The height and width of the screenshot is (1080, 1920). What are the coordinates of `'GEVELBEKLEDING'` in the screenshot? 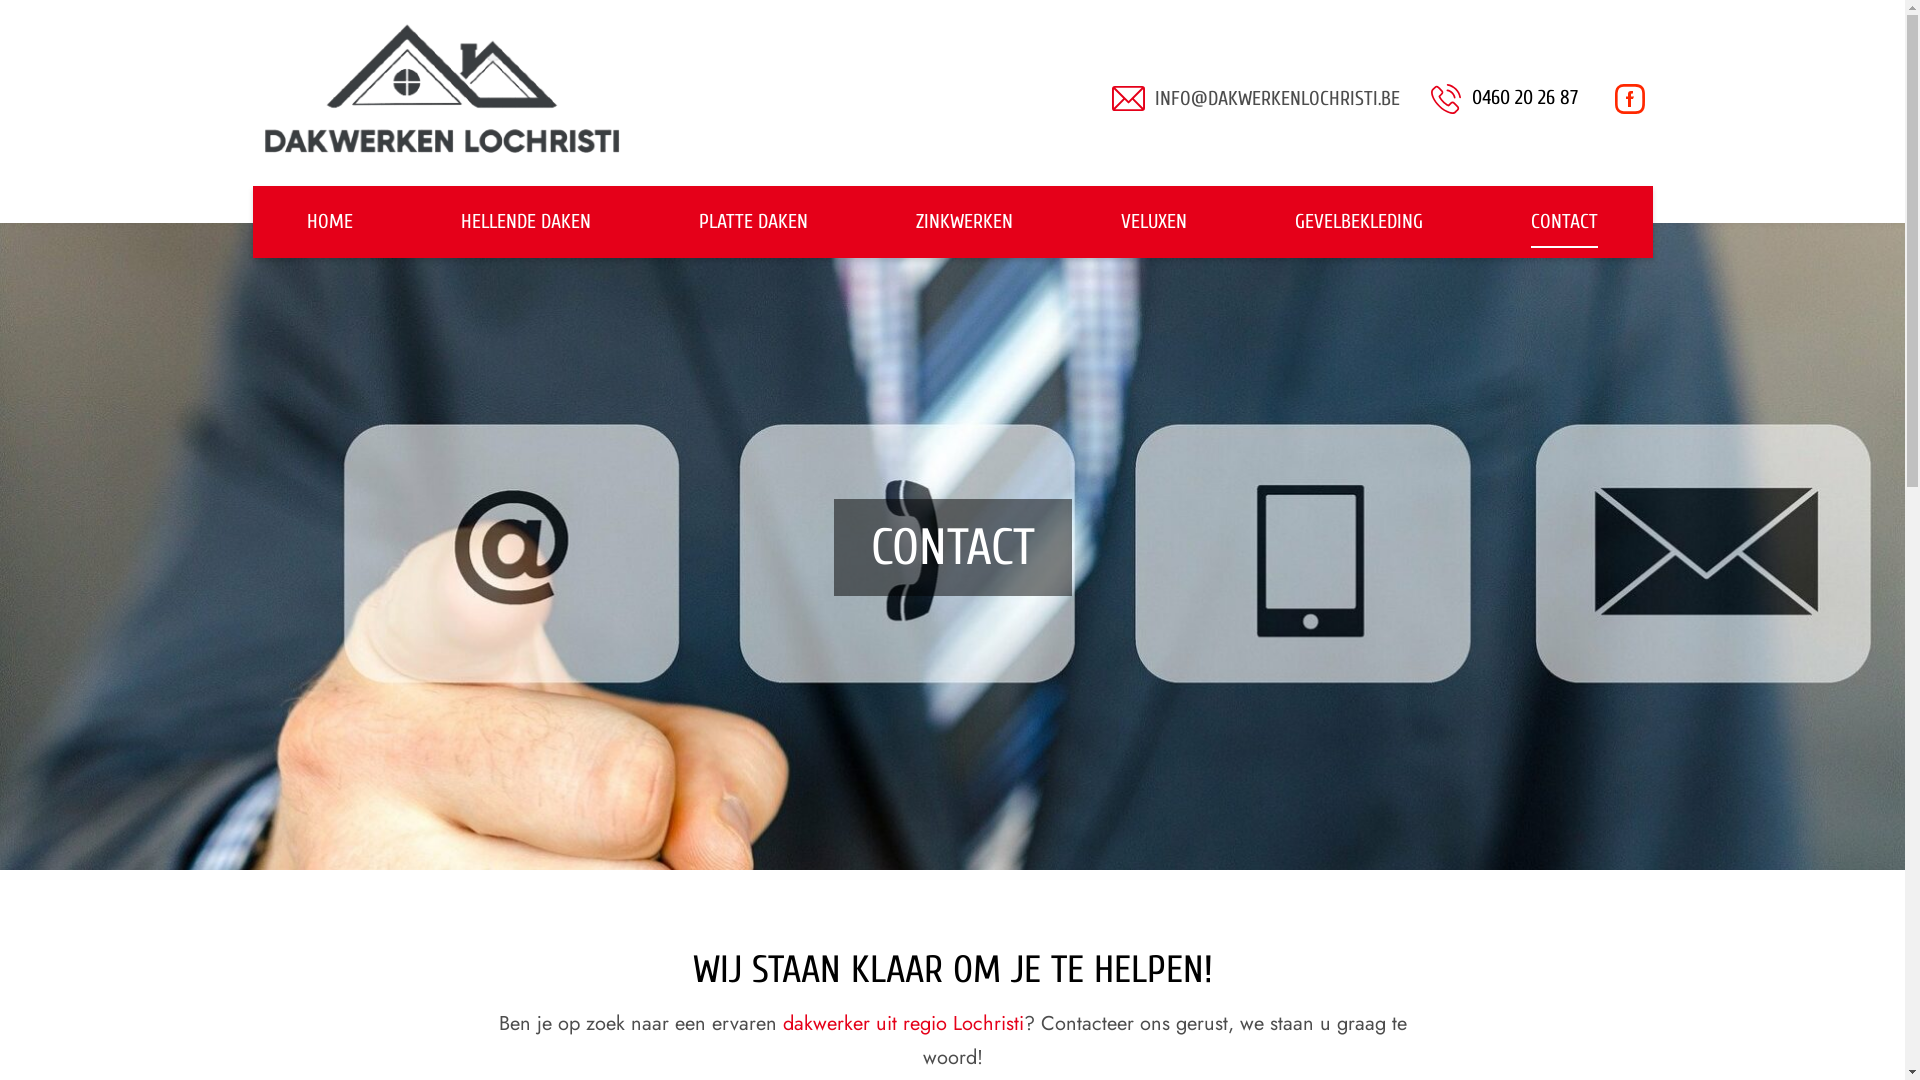 It's located at (1295, 222).